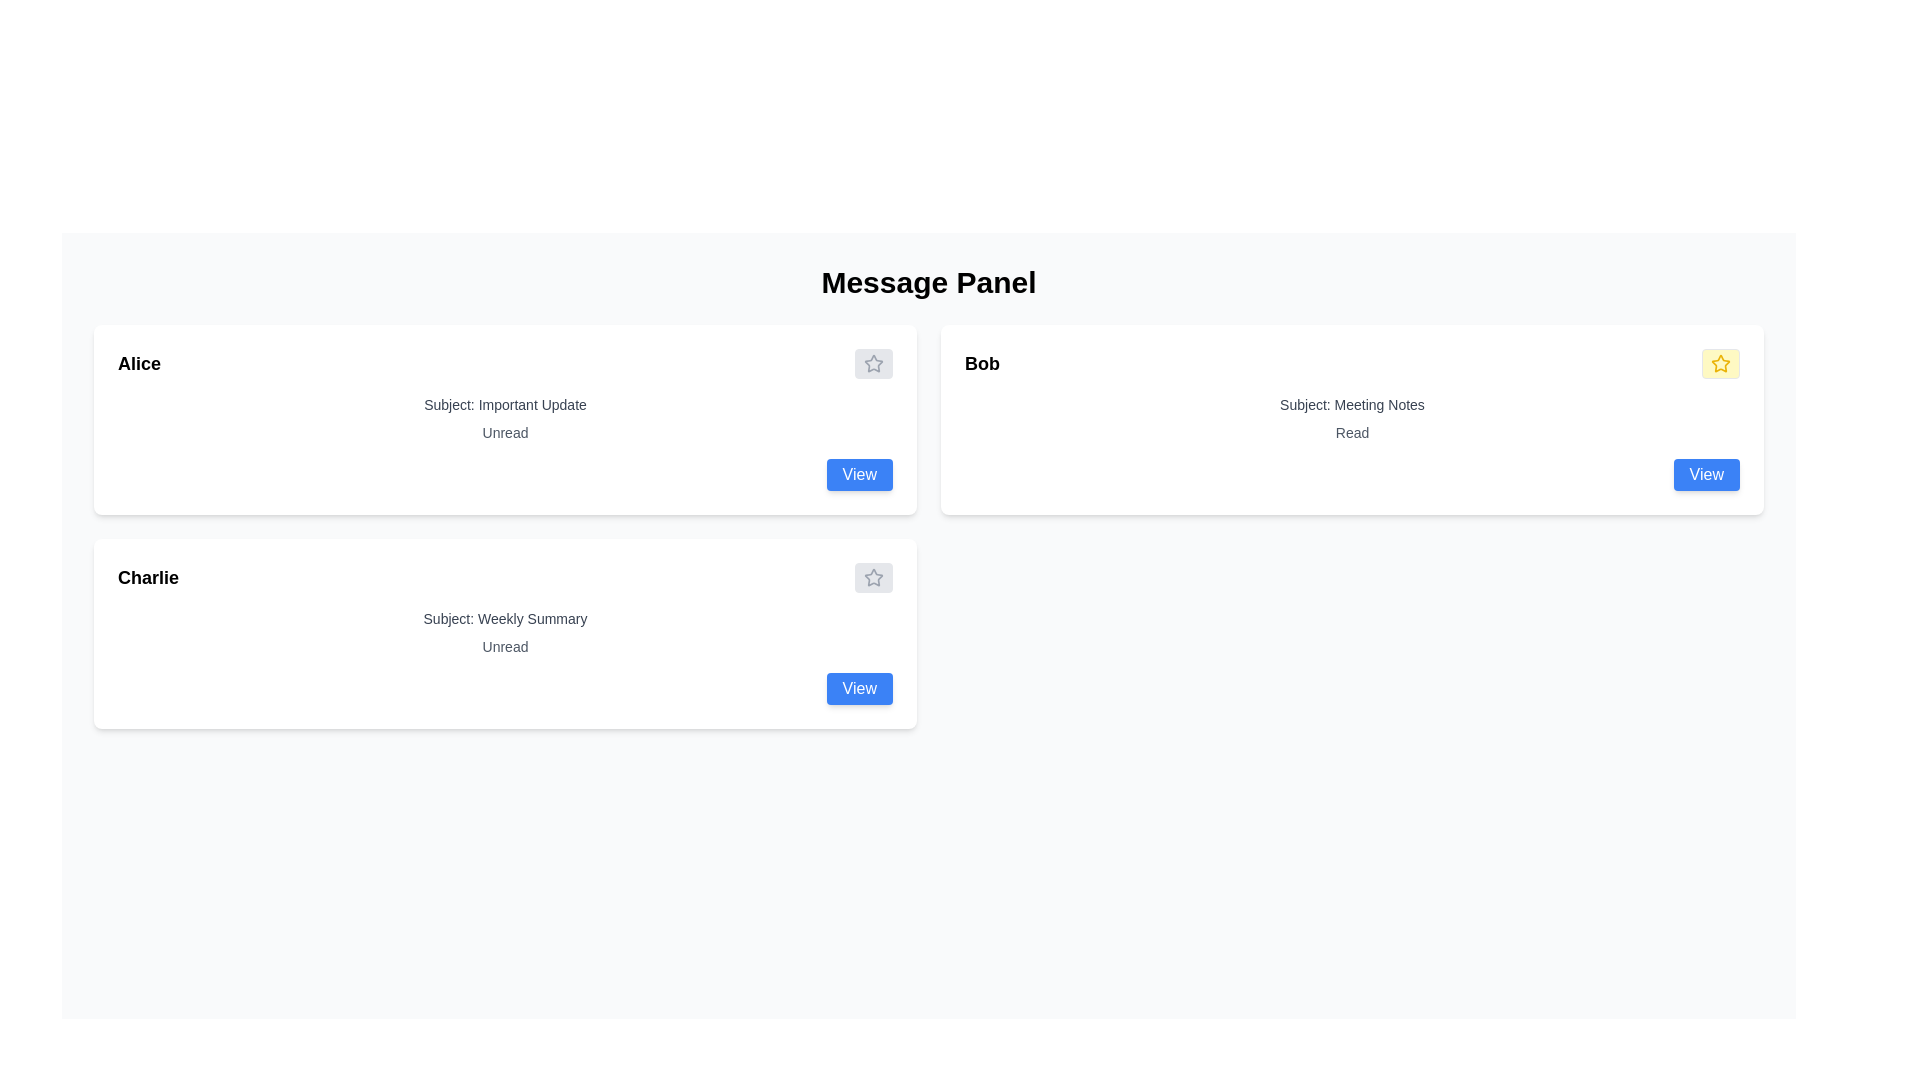 This screenshot has height=1080, width=1920. Describe the element at coordinates (505, 617) in the screenshot. I see `the static text label that provides an overview of the message subject, located below the sender's name 'Charlie' in the second card of the message panel layout` at that location.